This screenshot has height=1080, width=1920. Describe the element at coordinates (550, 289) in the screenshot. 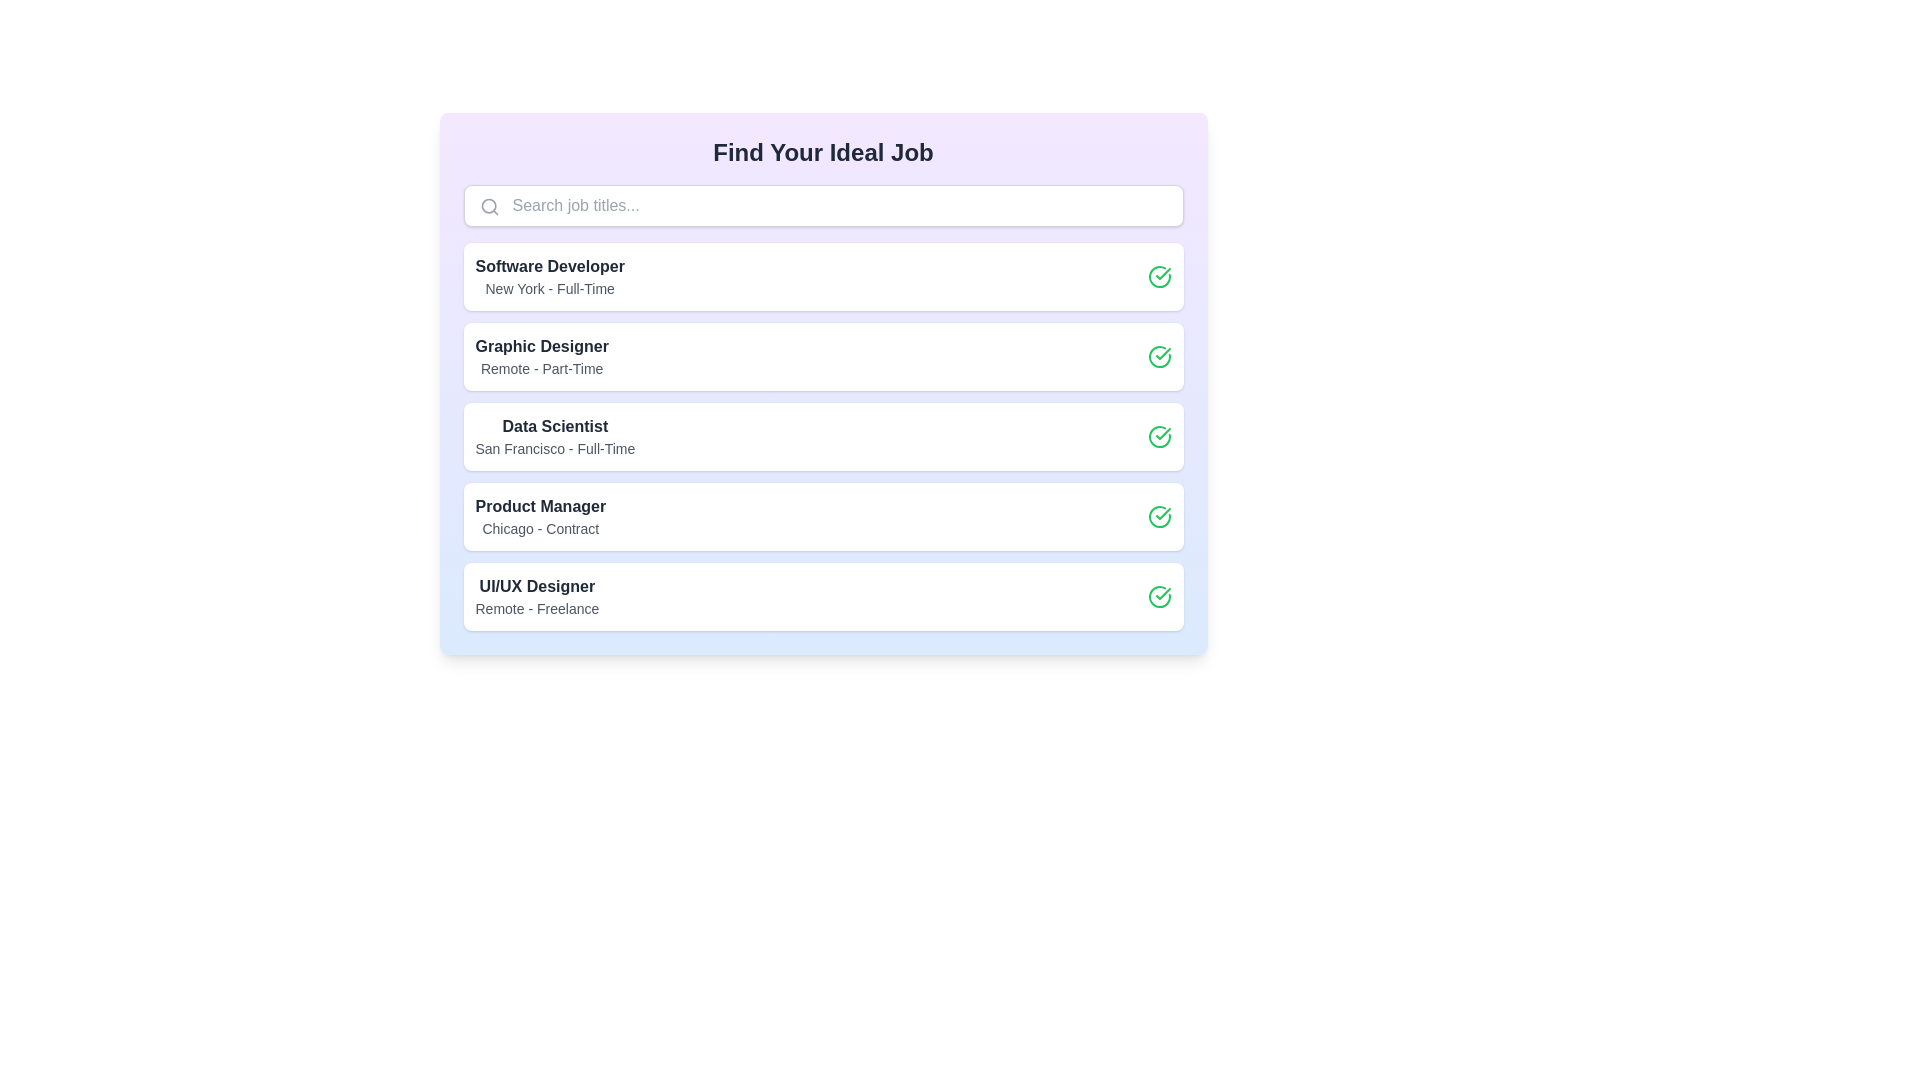

I see `the non-interactive text label that provides details about the job 'Software Developer' located in New York, which is positioned below the job title in the first job entry` at that location.